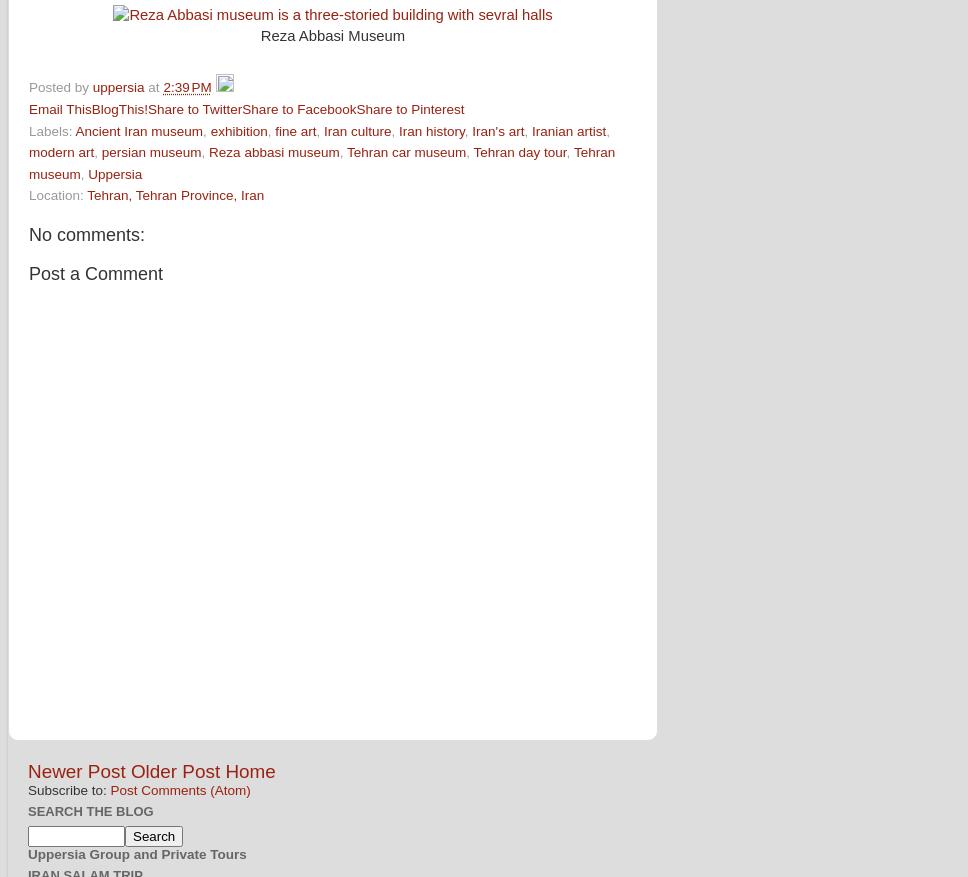  Describe the element at coordinates (91, 87) in the screenshot. I see `'uppersia'` at that location.